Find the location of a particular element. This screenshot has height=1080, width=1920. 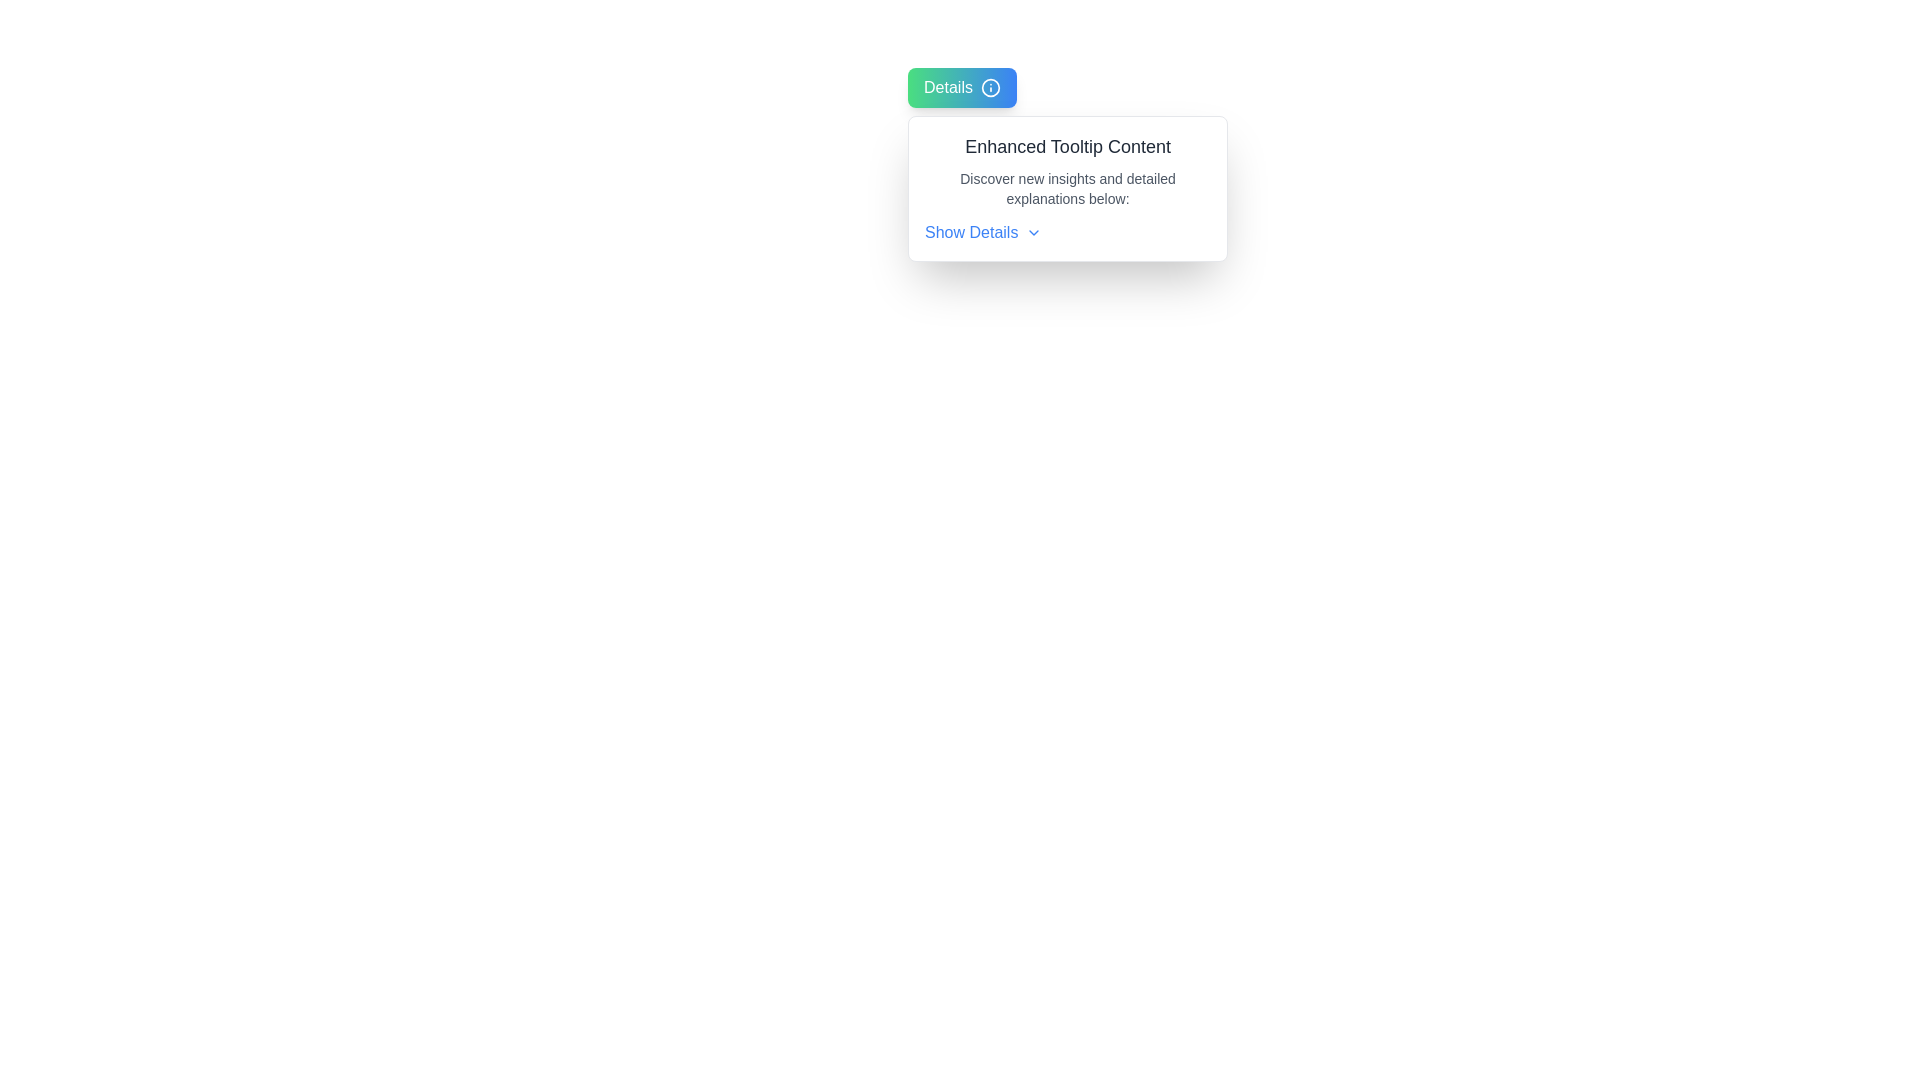

the text label positioned below the heading 'Enhanced Tooltip Content' is located at coordinates (1067, 189).